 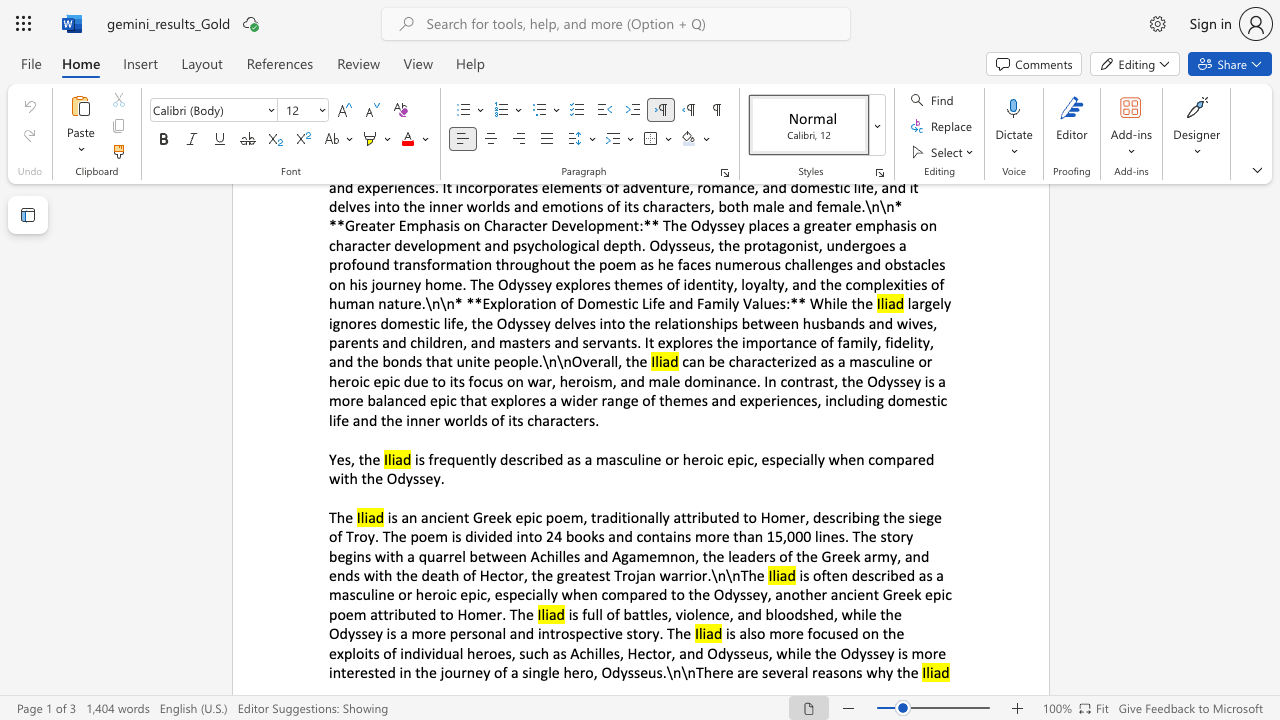 I want to click on the subset text "ally when compared to the Odyssey, another ancient Greek epic poem attributed to Hom" within the text "is often described as a masculine or heroic epic, especially when compared to the Odyssey, another ancient Greek epic poem attributed to Homer. The", so click(x=535, y=593).